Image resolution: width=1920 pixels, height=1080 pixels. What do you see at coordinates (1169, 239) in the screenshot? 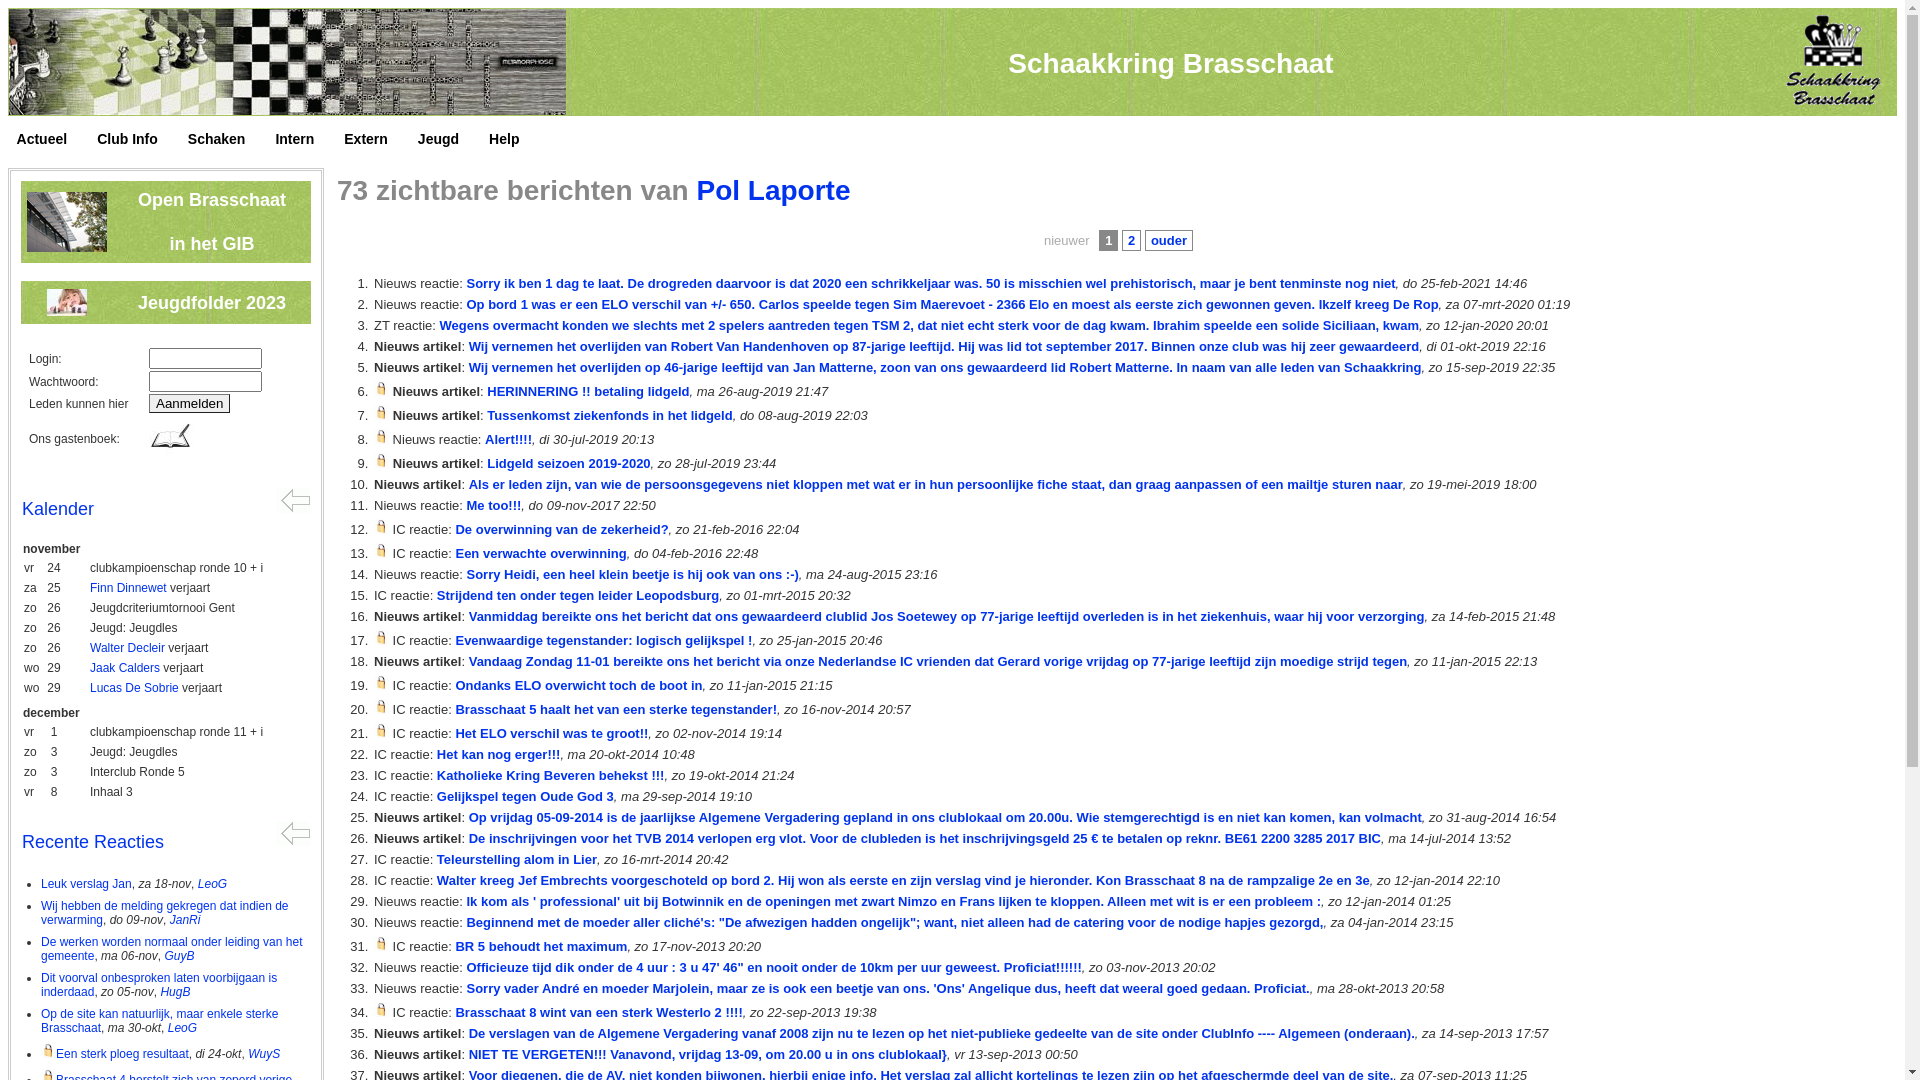
I see `'ouder'` at bounding box center [1169, 239].